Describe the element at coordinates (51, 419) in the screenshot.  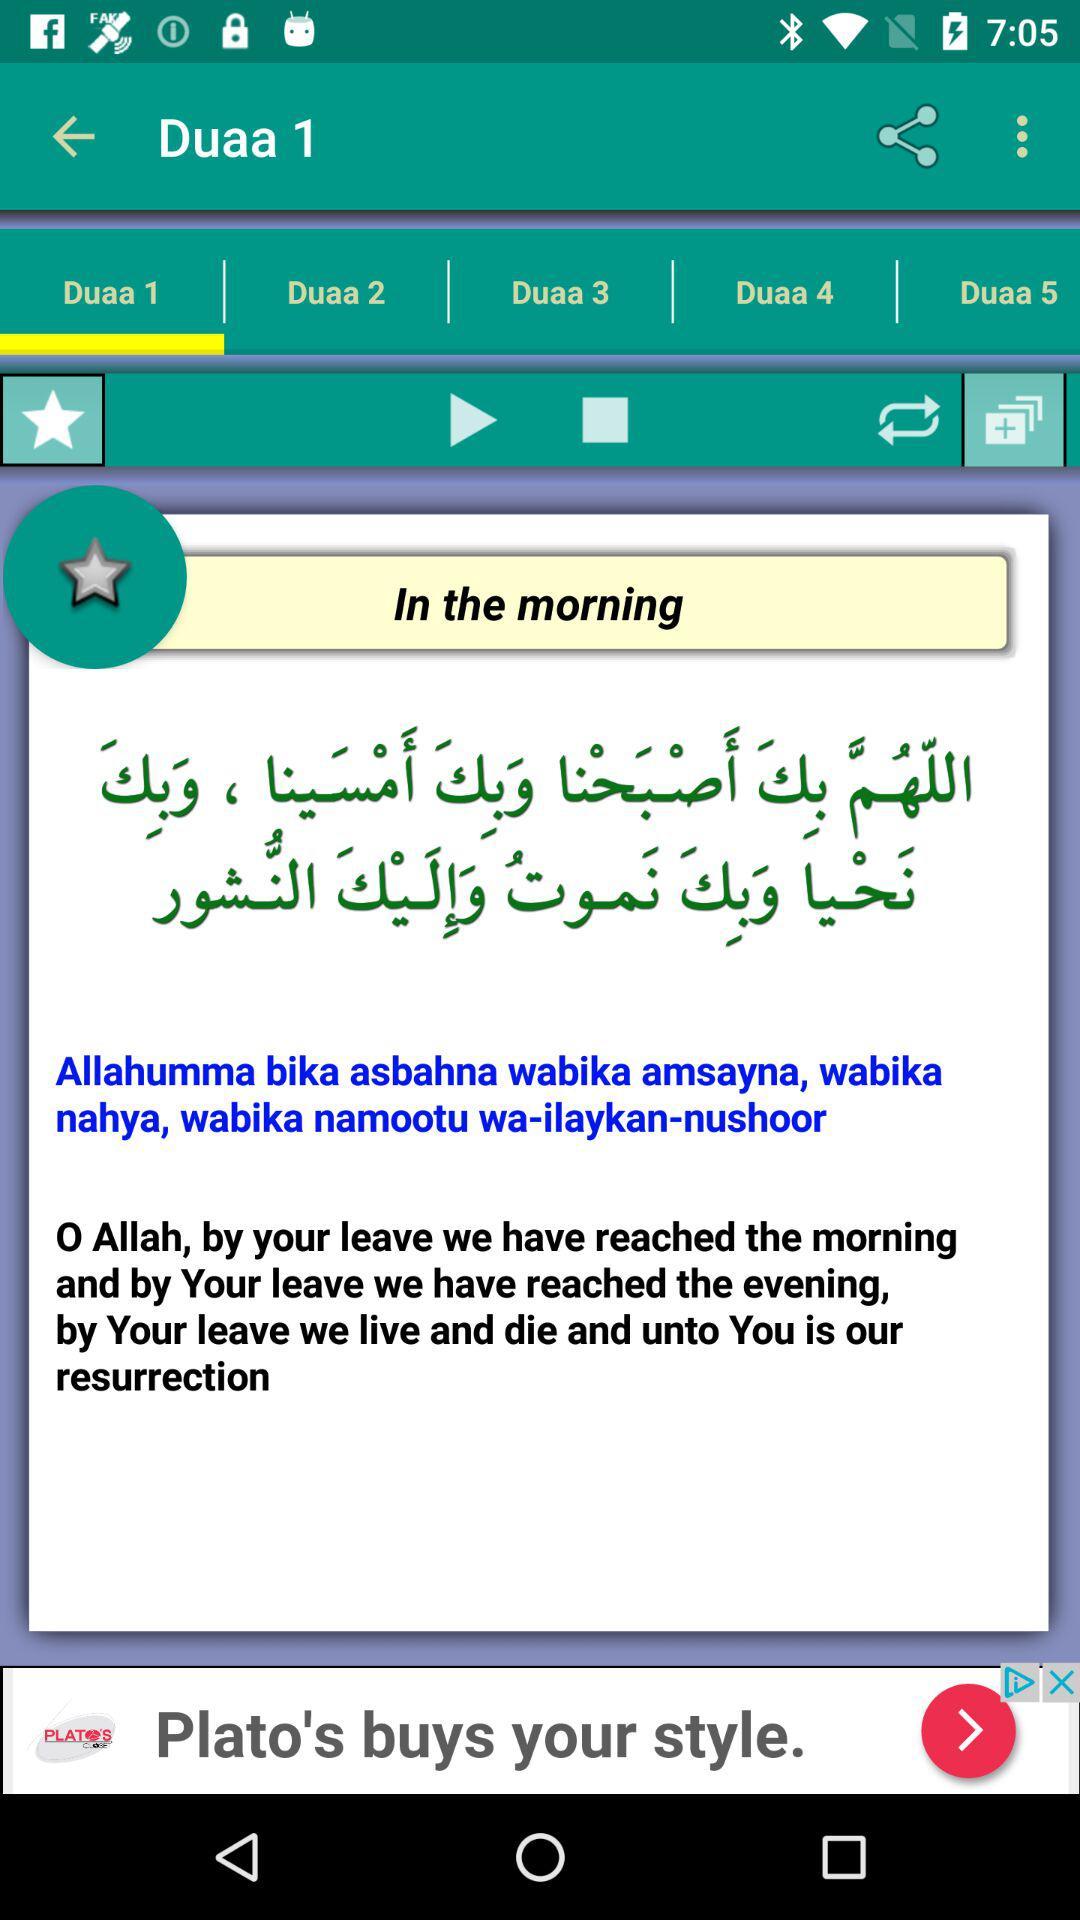
I see `make favorite` at that location.